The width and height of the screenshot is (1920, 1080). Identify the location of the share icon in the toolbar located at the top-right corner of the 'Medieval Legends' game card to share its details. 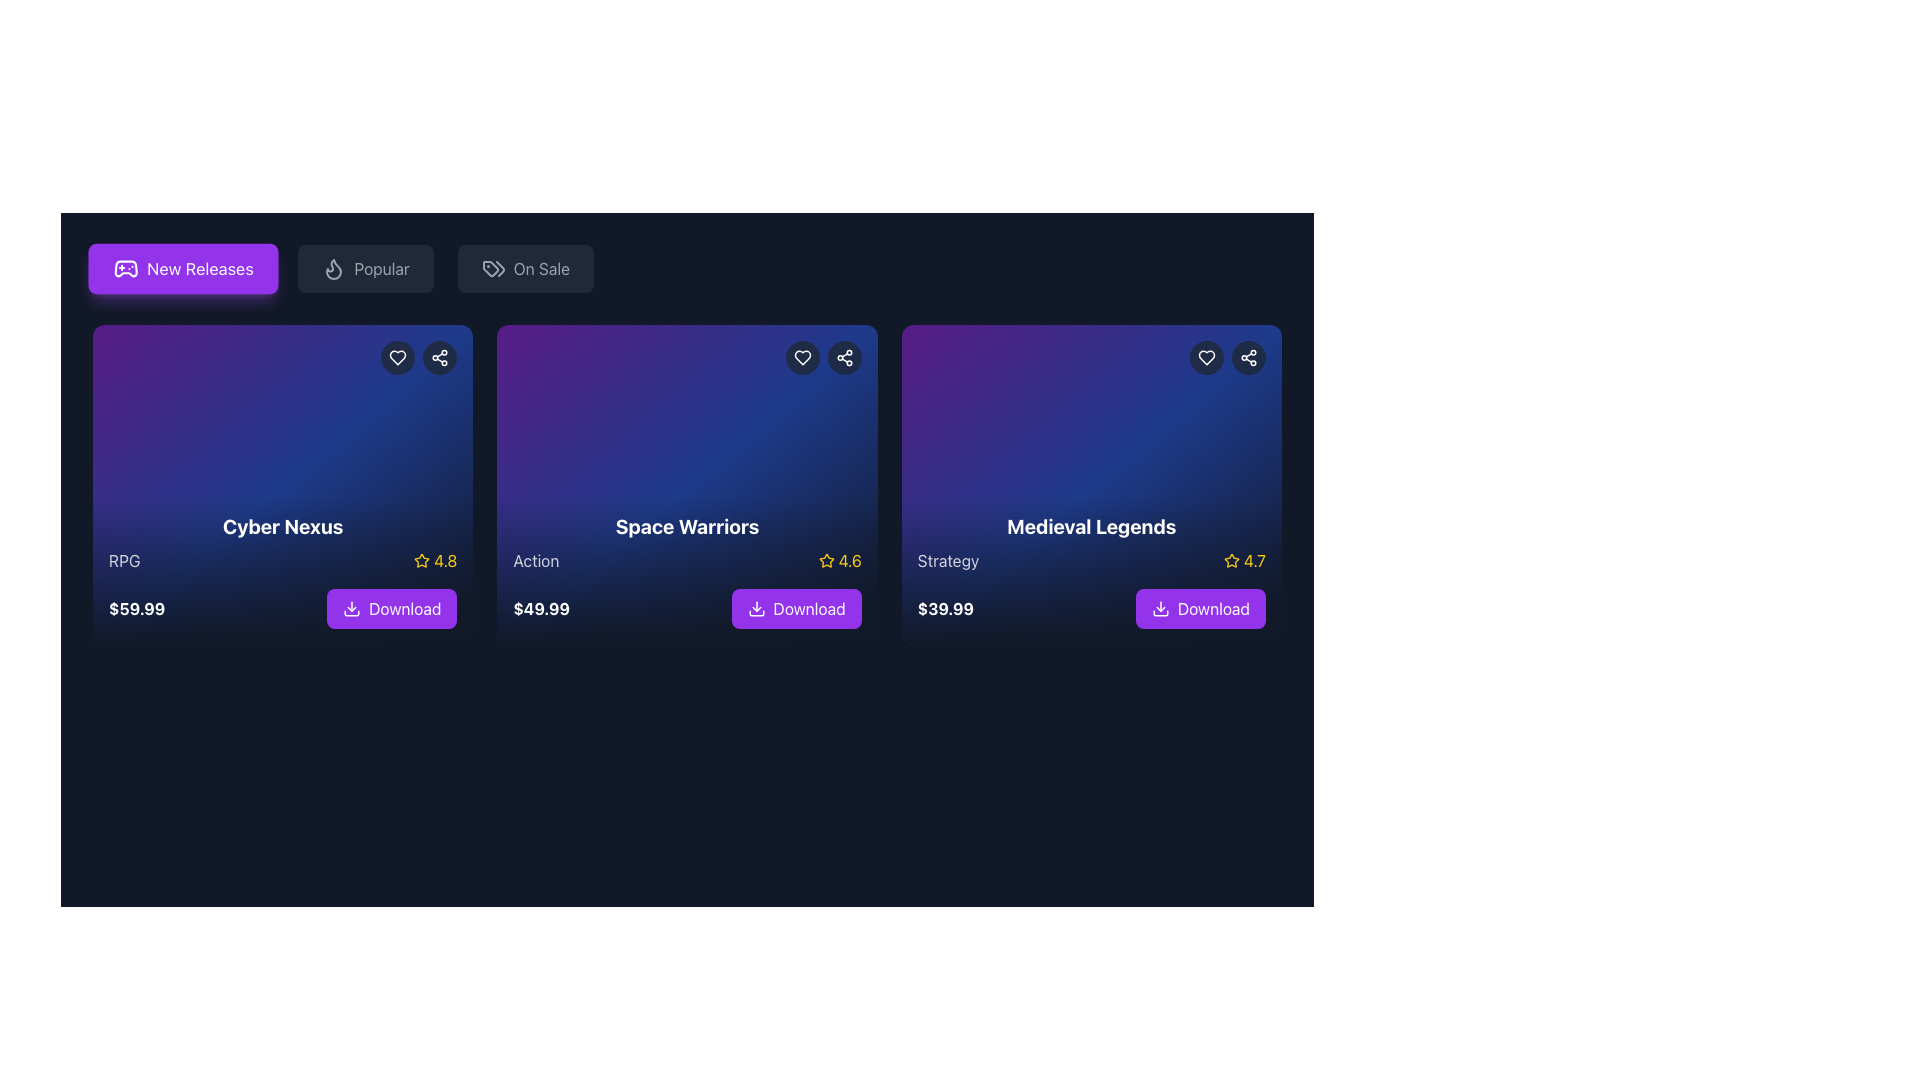
(1227, 357).